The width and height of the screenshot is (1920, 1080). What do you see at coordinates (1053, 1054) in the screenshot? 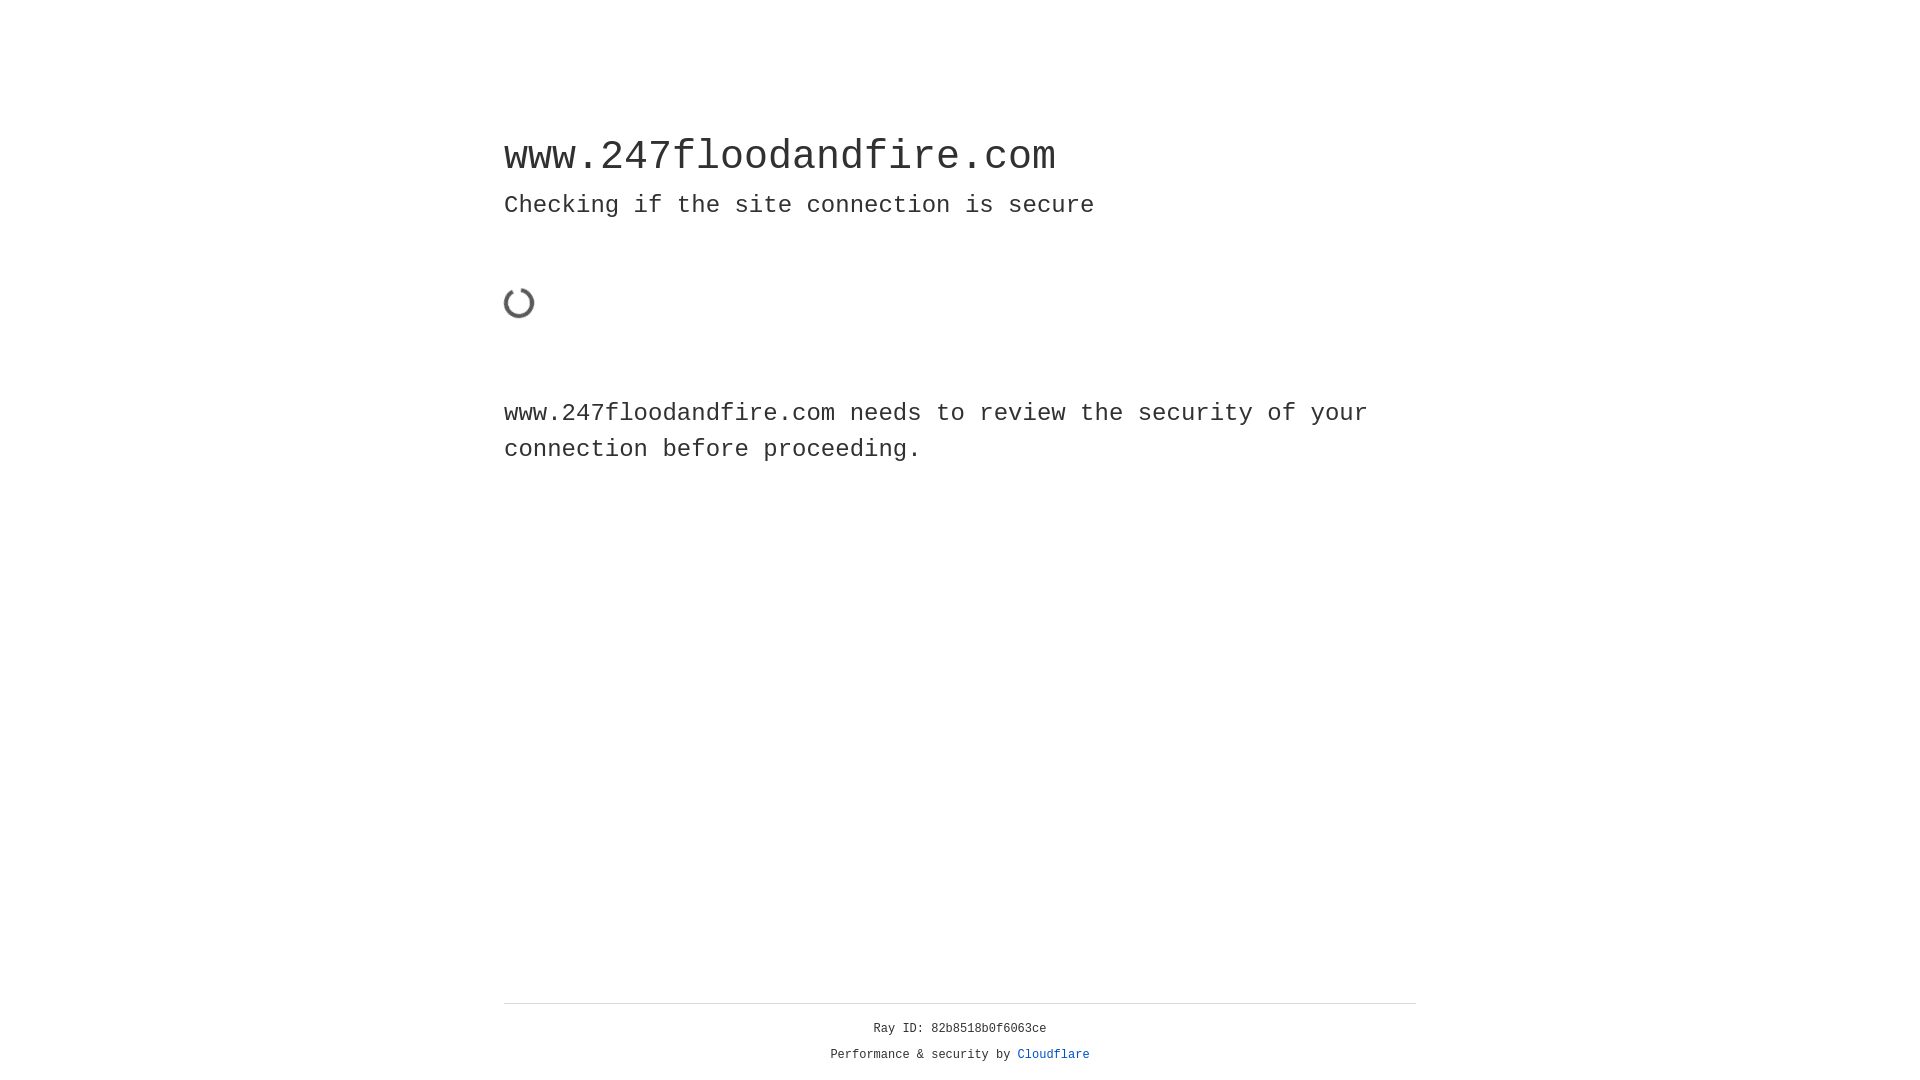
I see `'Cloudflare'` at bounding box center [1053, 1054].